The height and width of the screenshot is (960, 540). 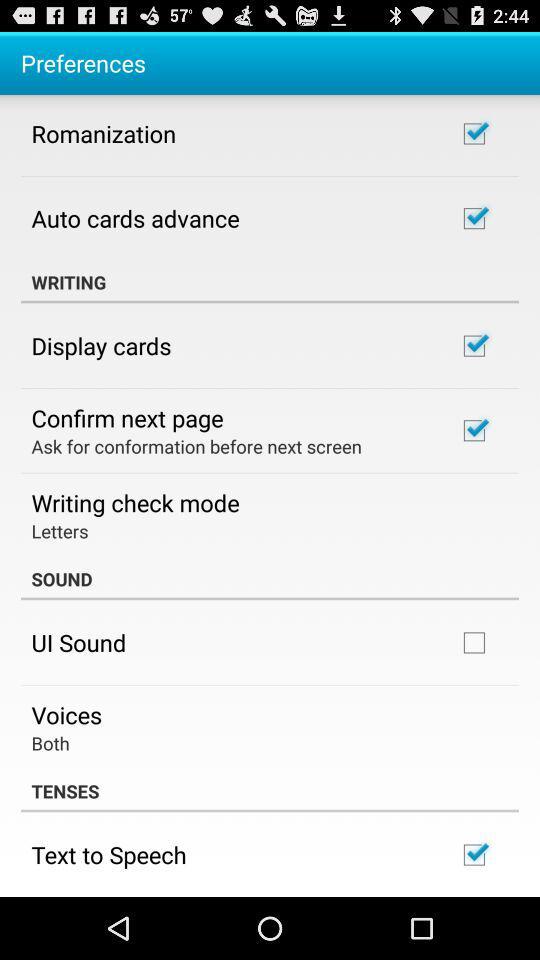 What do you see at coordinates (103, 132) in the screenshot?
I see `app below the preferences app` at bounding box center [103, 132].